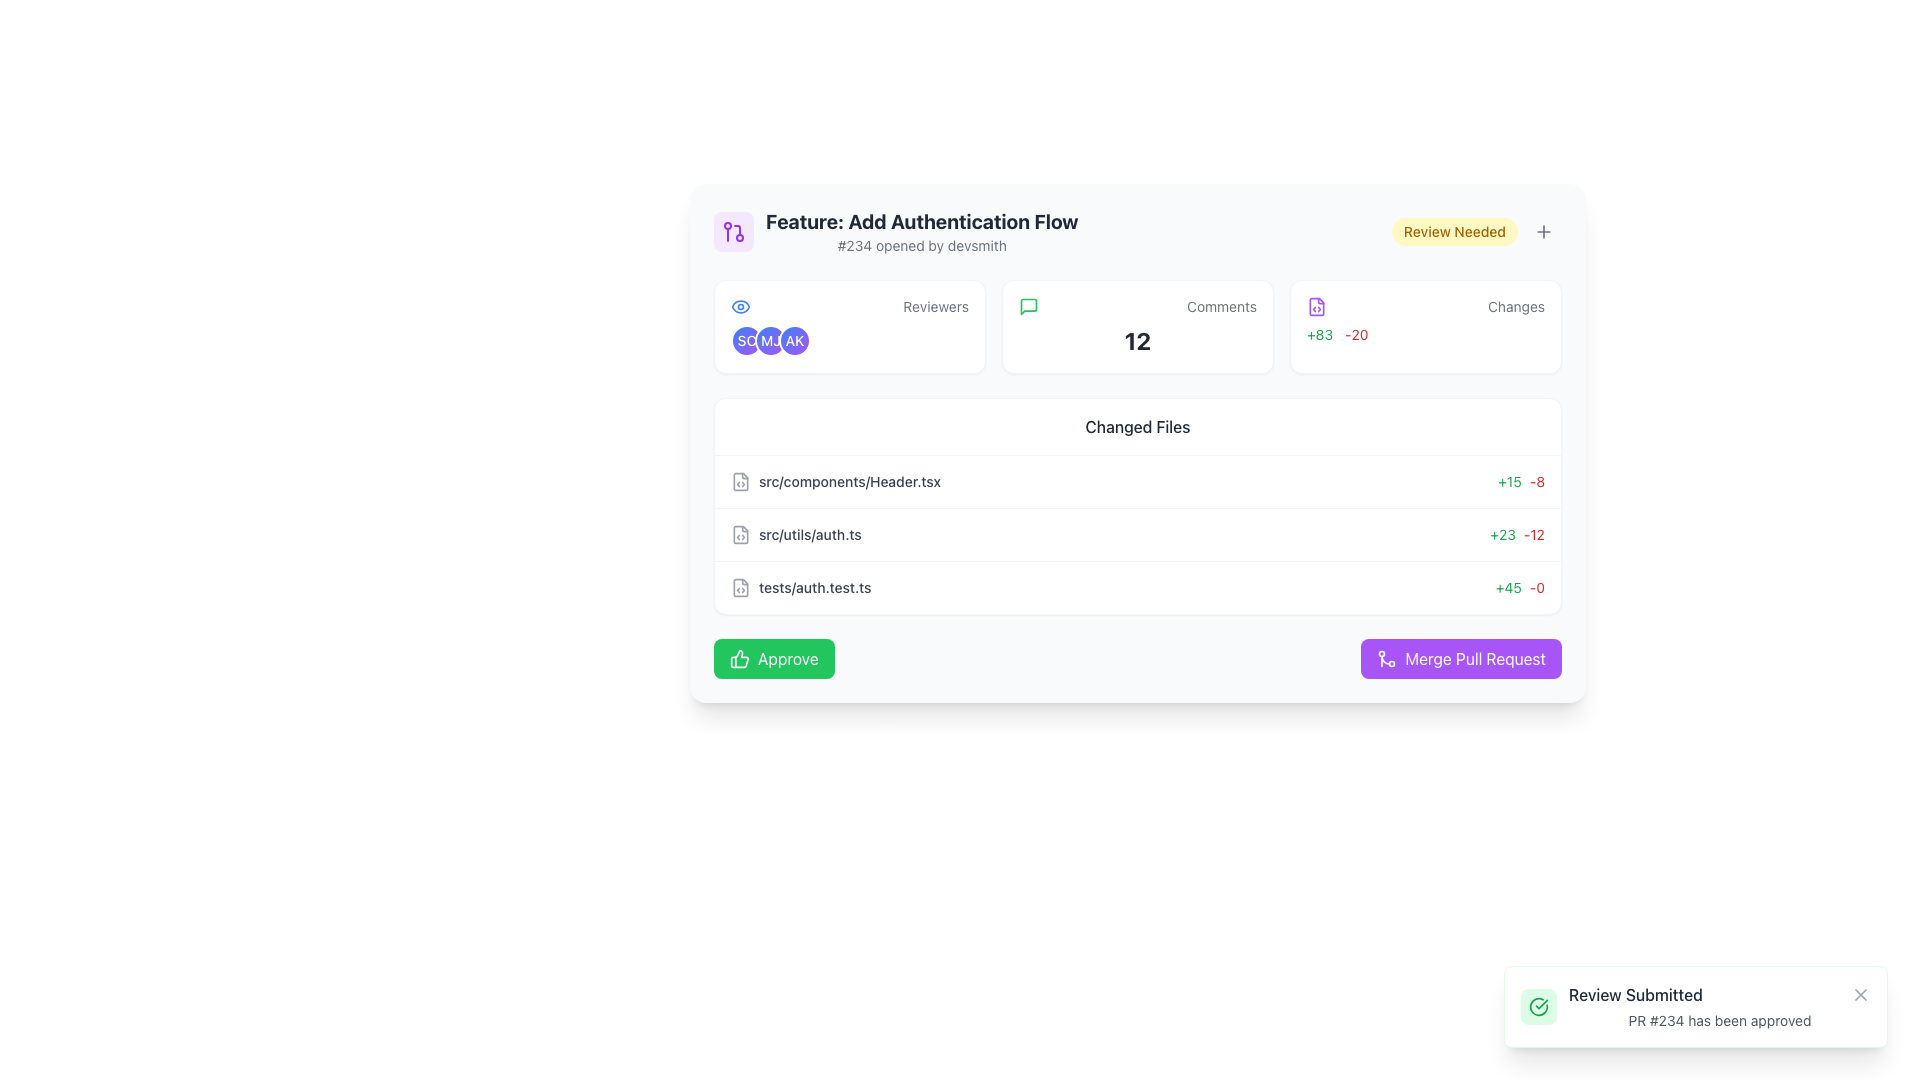  I want to click on the text label displaying 'src/components/Header.tsx' in the 'Changed Files' section, so click(849, 482).